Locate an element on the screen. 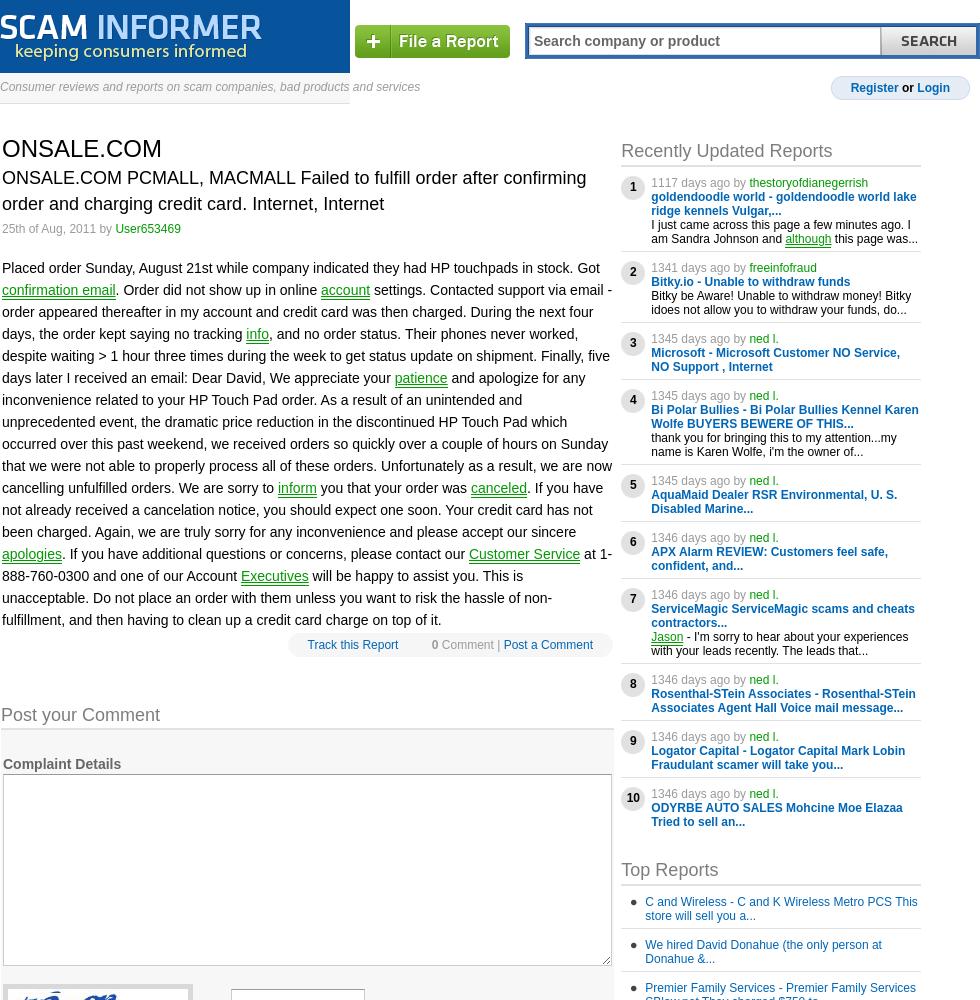 This screenshot has width=980, height=1000. 'ServiceMagic  ServiceMagic scams and cheats contractors...' is located at coordinates (651, 615).